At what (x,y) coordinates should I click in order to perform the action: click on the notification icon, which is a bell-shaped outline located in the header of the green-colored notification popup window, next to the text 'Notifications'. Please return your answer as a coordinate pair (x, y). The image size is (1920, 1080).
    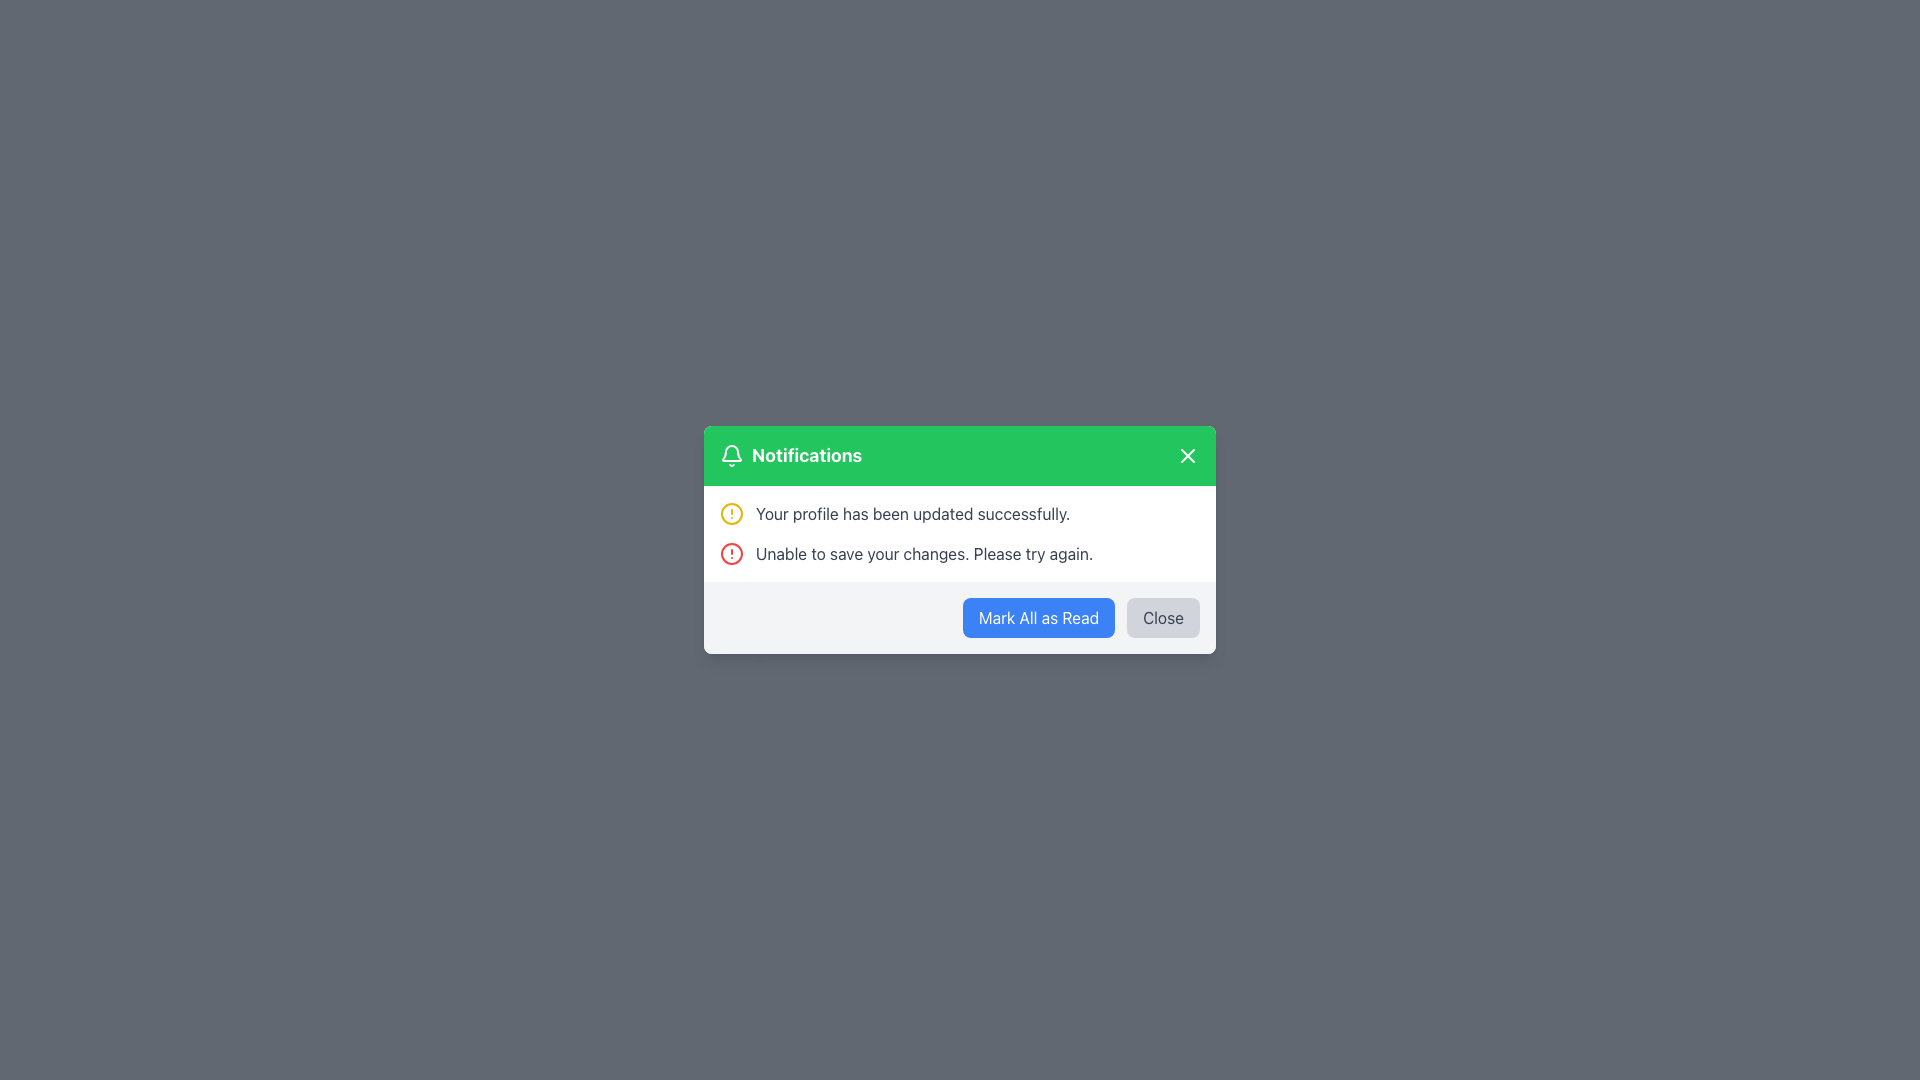
    Looking at the image, I should click on (730, 453).